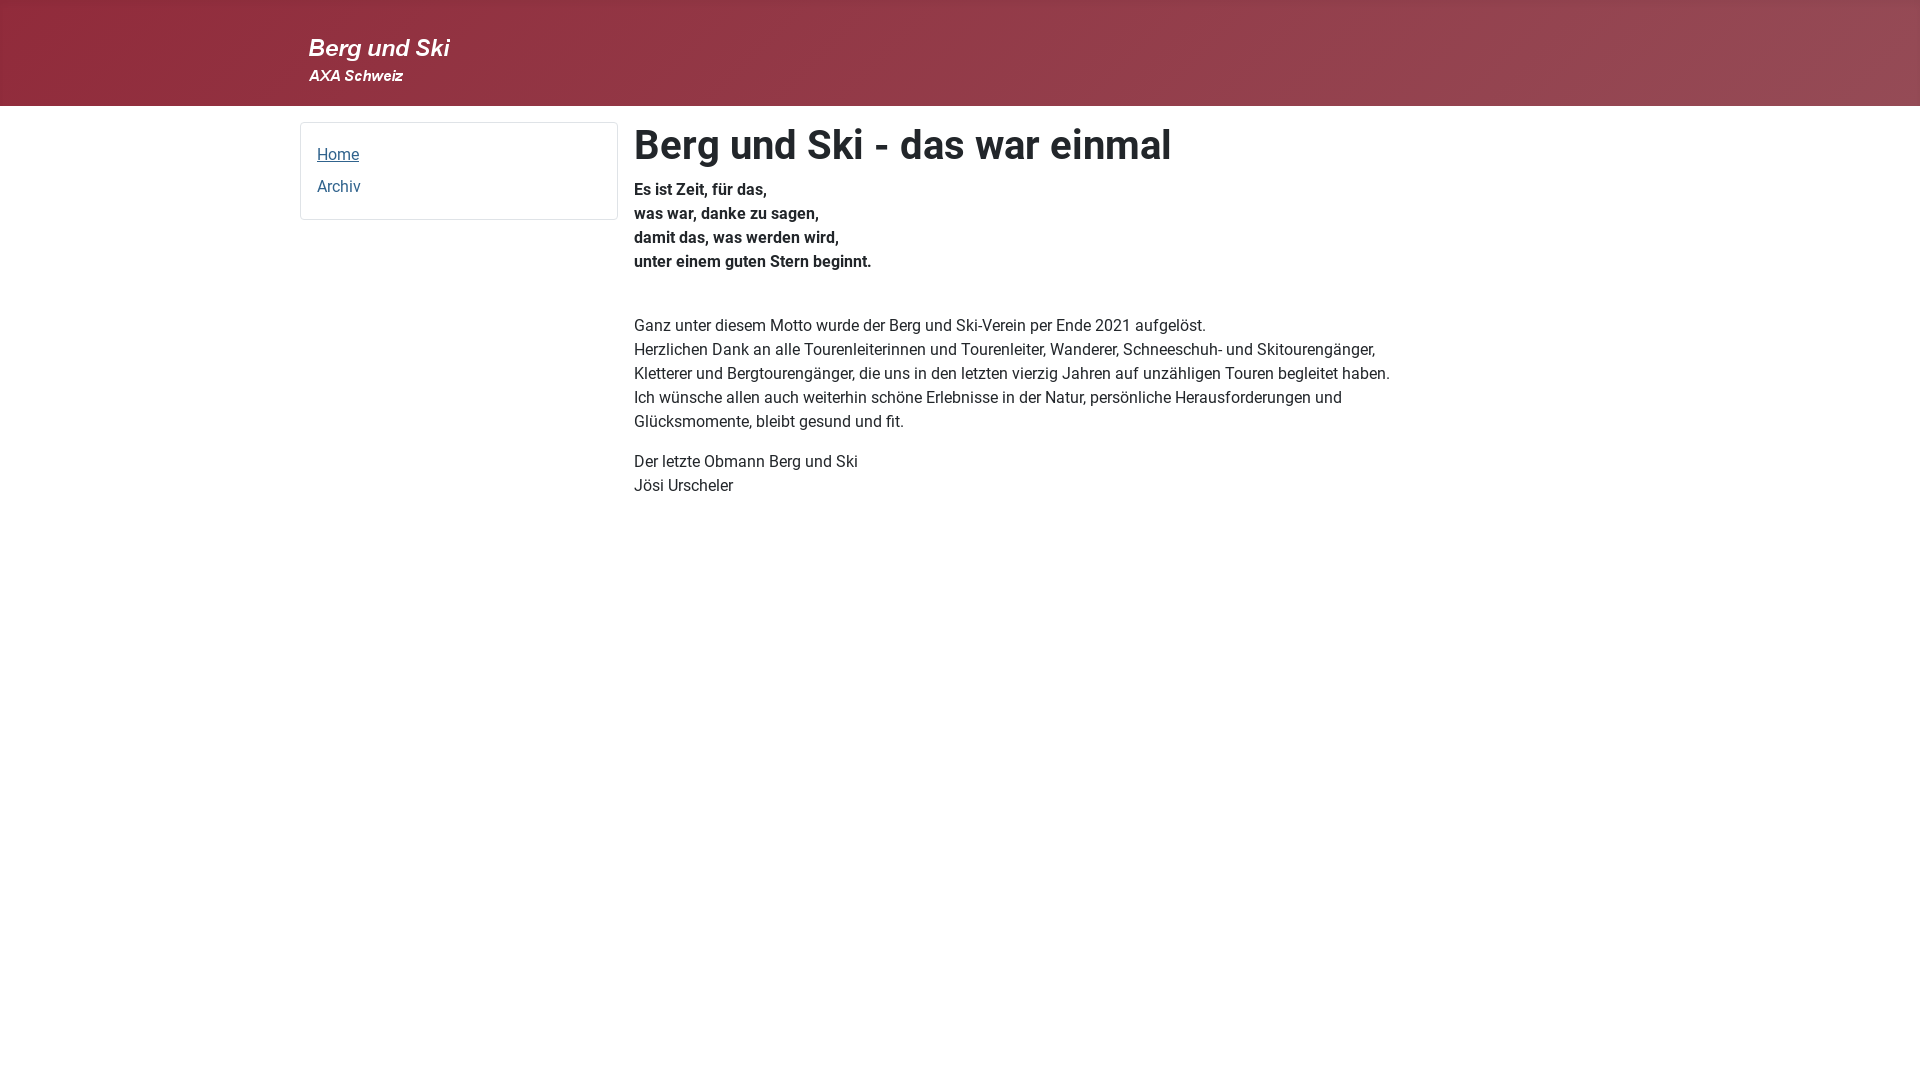  What do you see at coordinates (339, 186) in the screenshot?
I see `'Archiv'` at bounding box center [339, 186].